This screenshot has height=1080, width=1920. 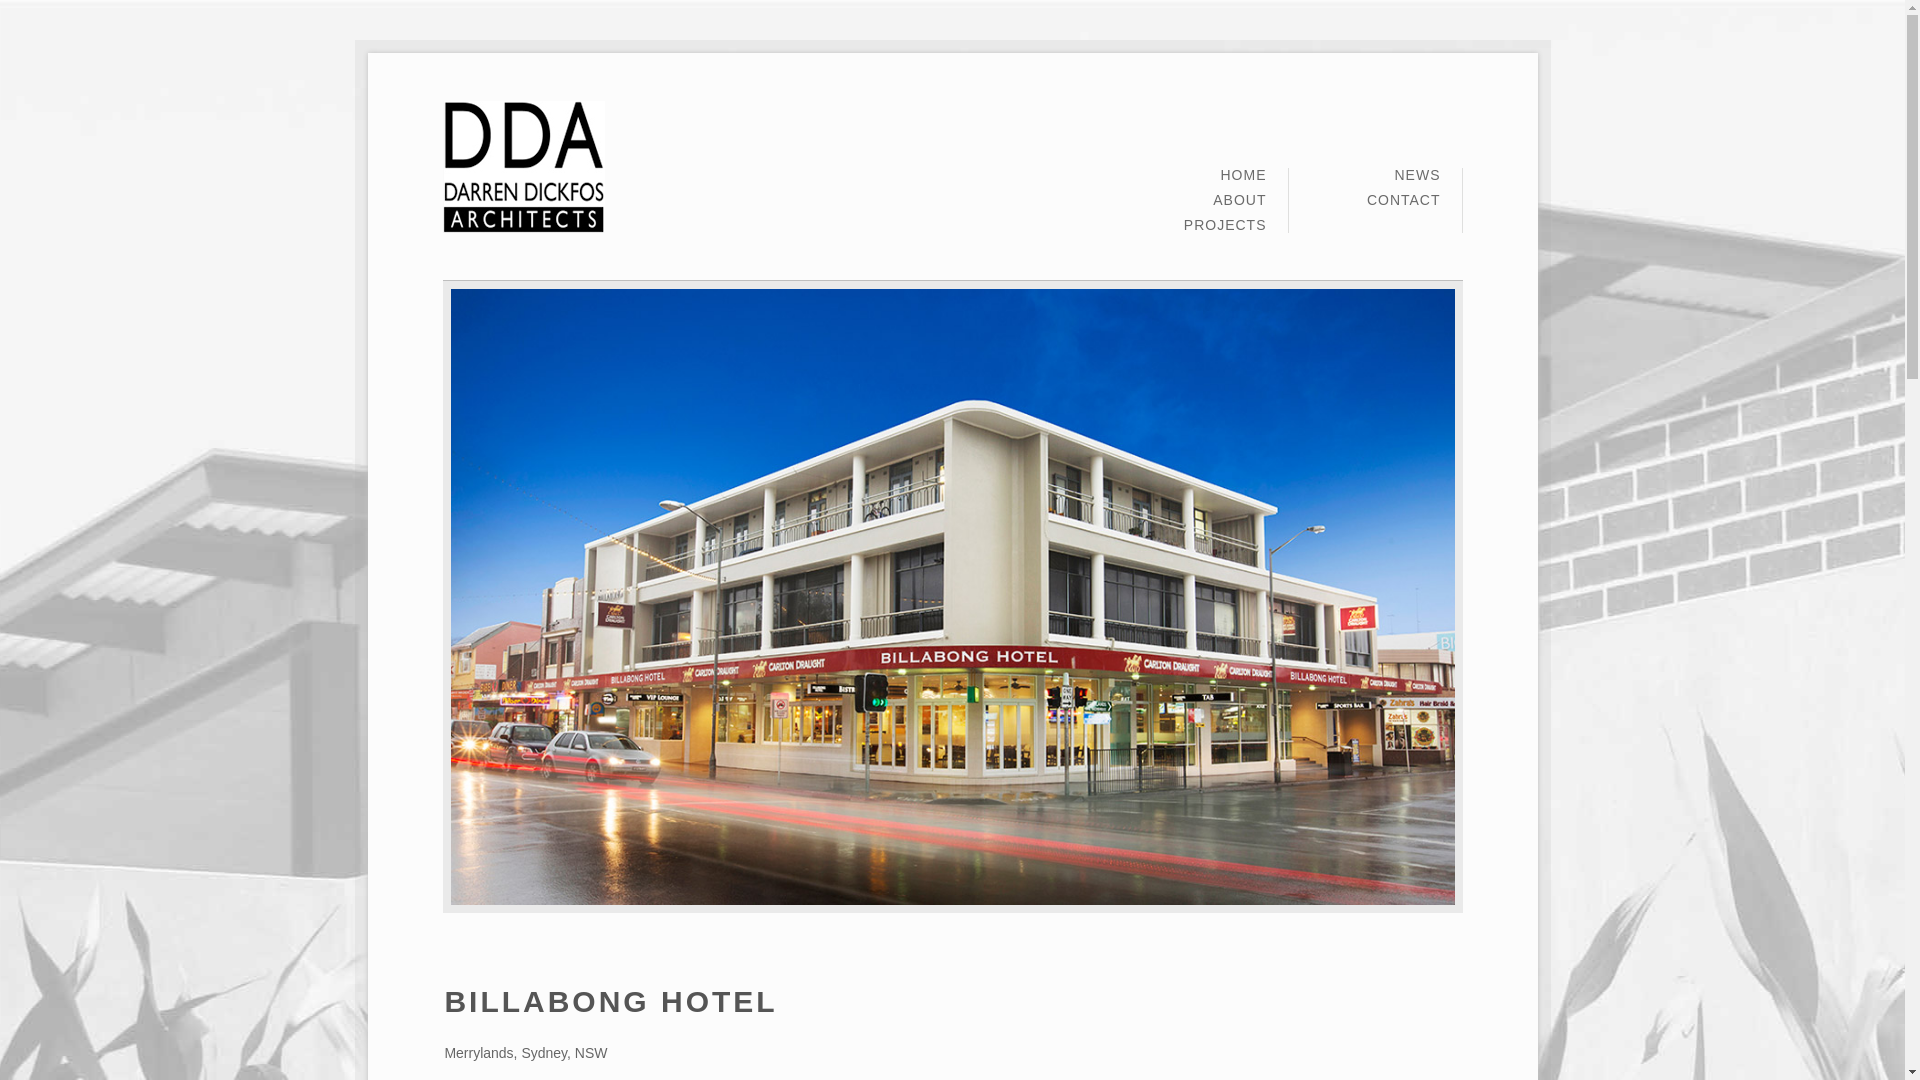 What do you see at coordinates (1238, 205) in the screenshot?
I see `'ABOUT'` at bounding box center [1238, 205].